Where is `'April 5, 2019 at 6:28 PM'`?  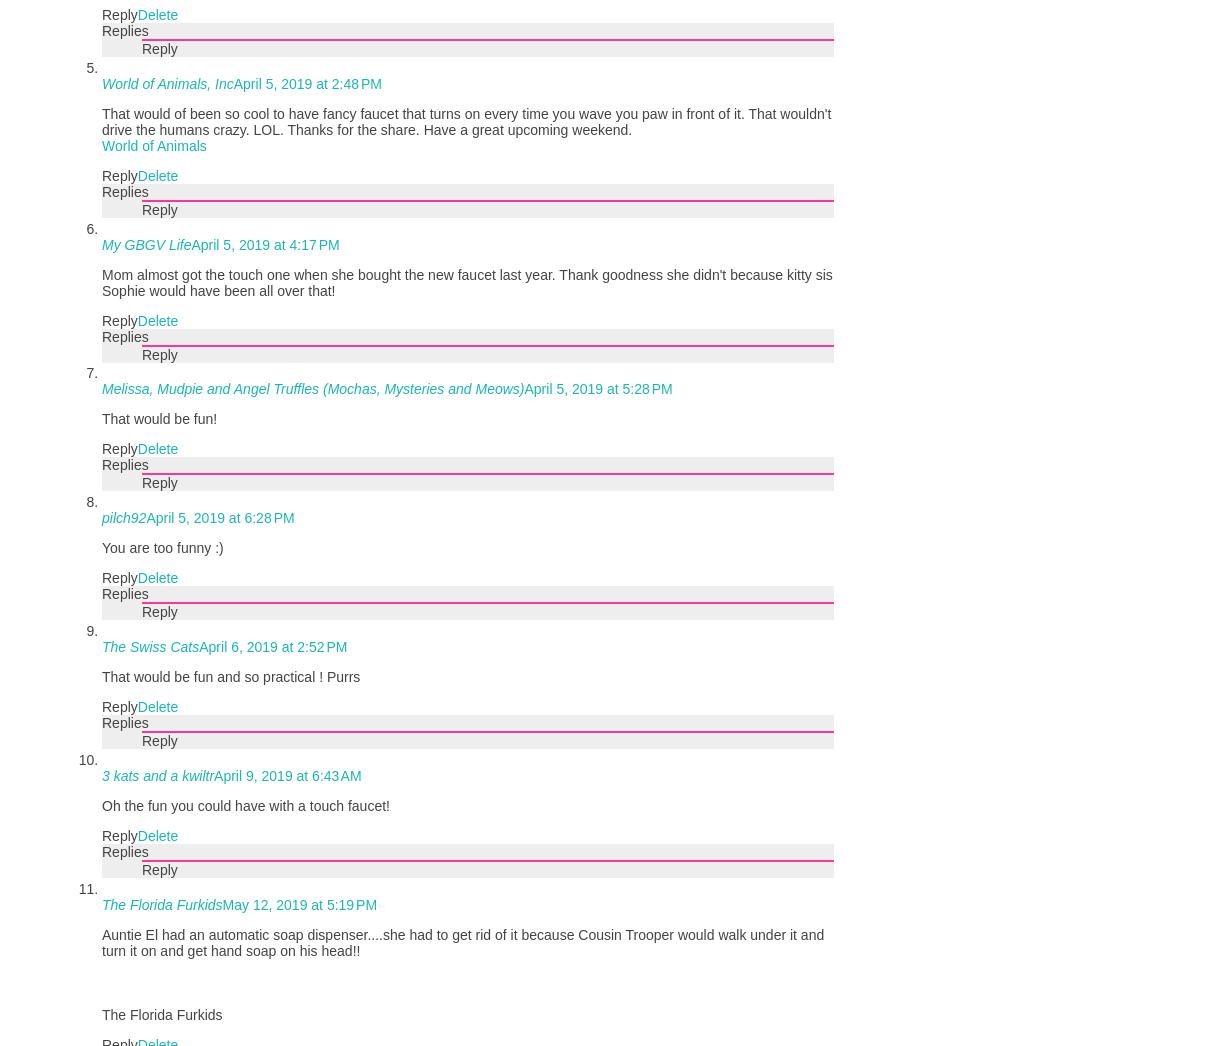
'April 5, 2019 at 6:28 PM' is located at coordinates (219, 517).